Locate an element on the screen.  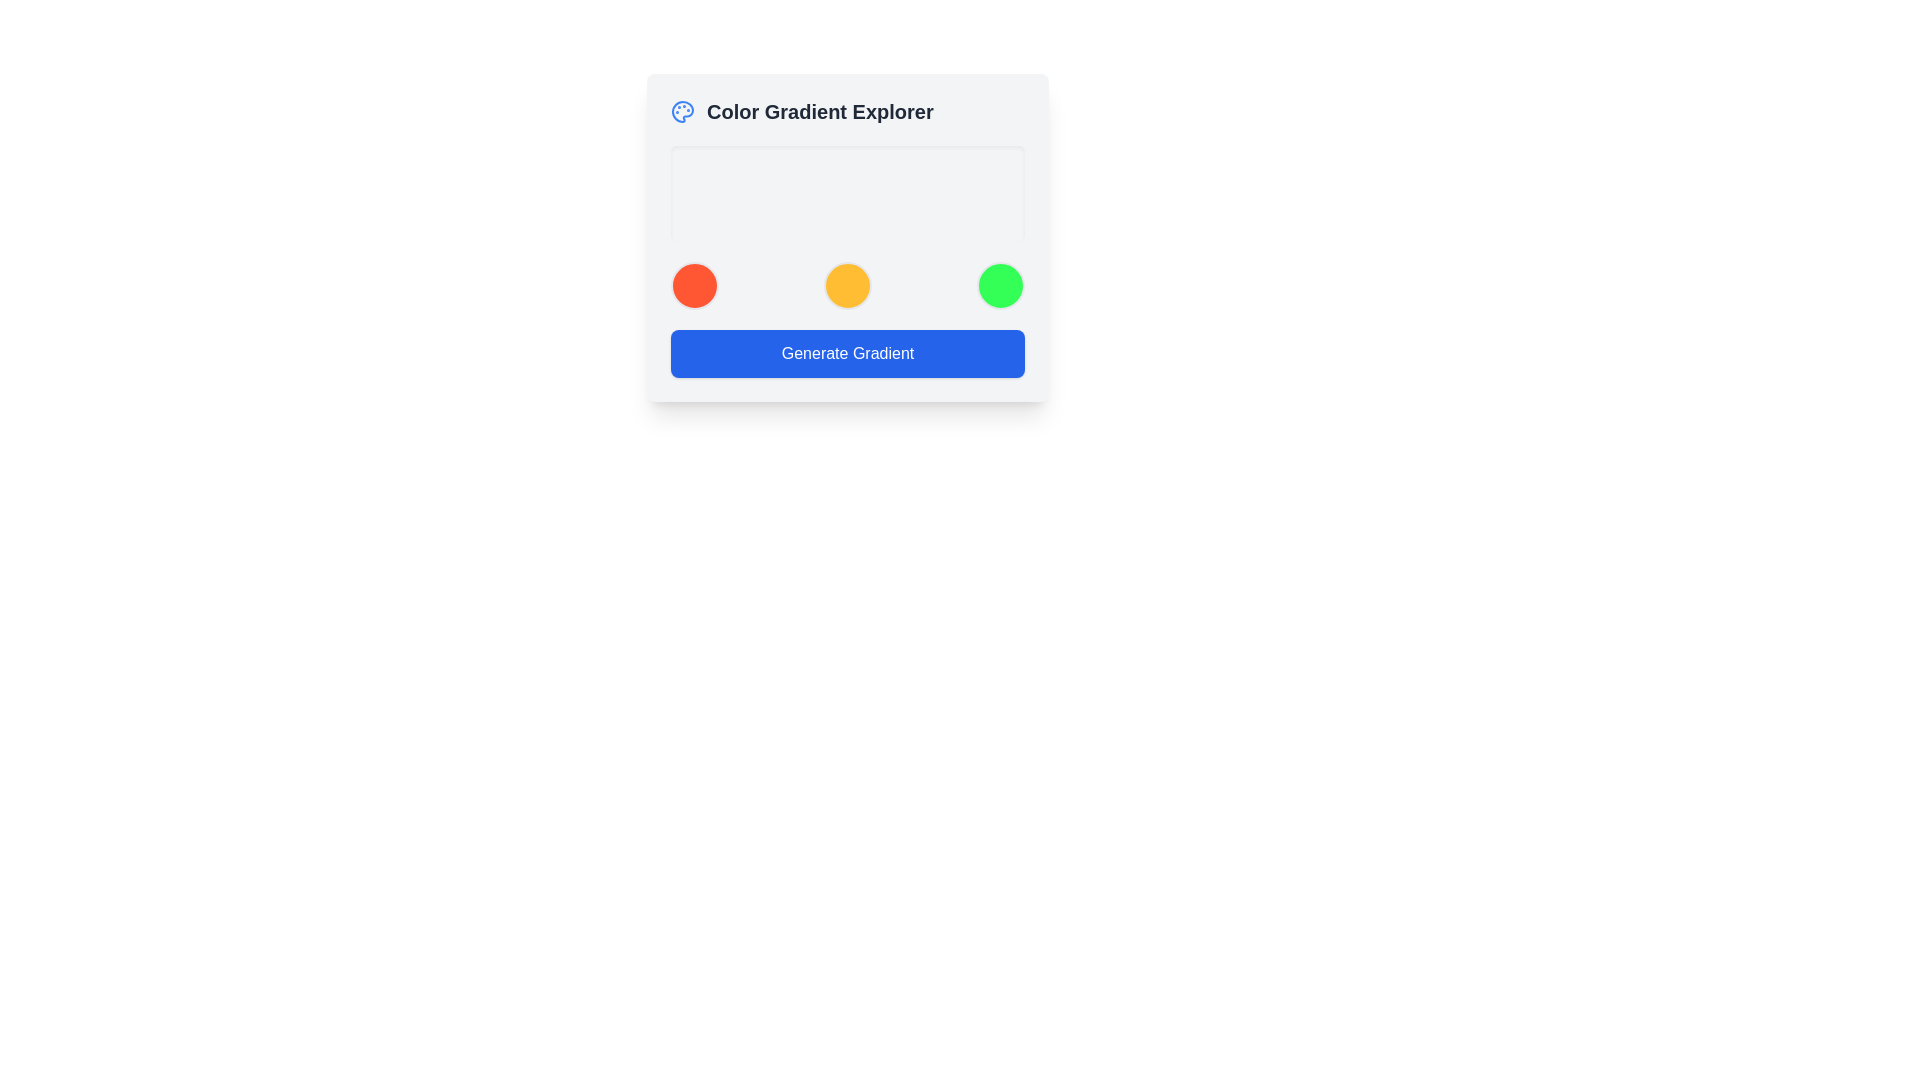
the leftmost circular UI element, which has a solid orange-red fill and a thin border, located above the 'Generate Gradient' button is located at coordinates (695, 285).